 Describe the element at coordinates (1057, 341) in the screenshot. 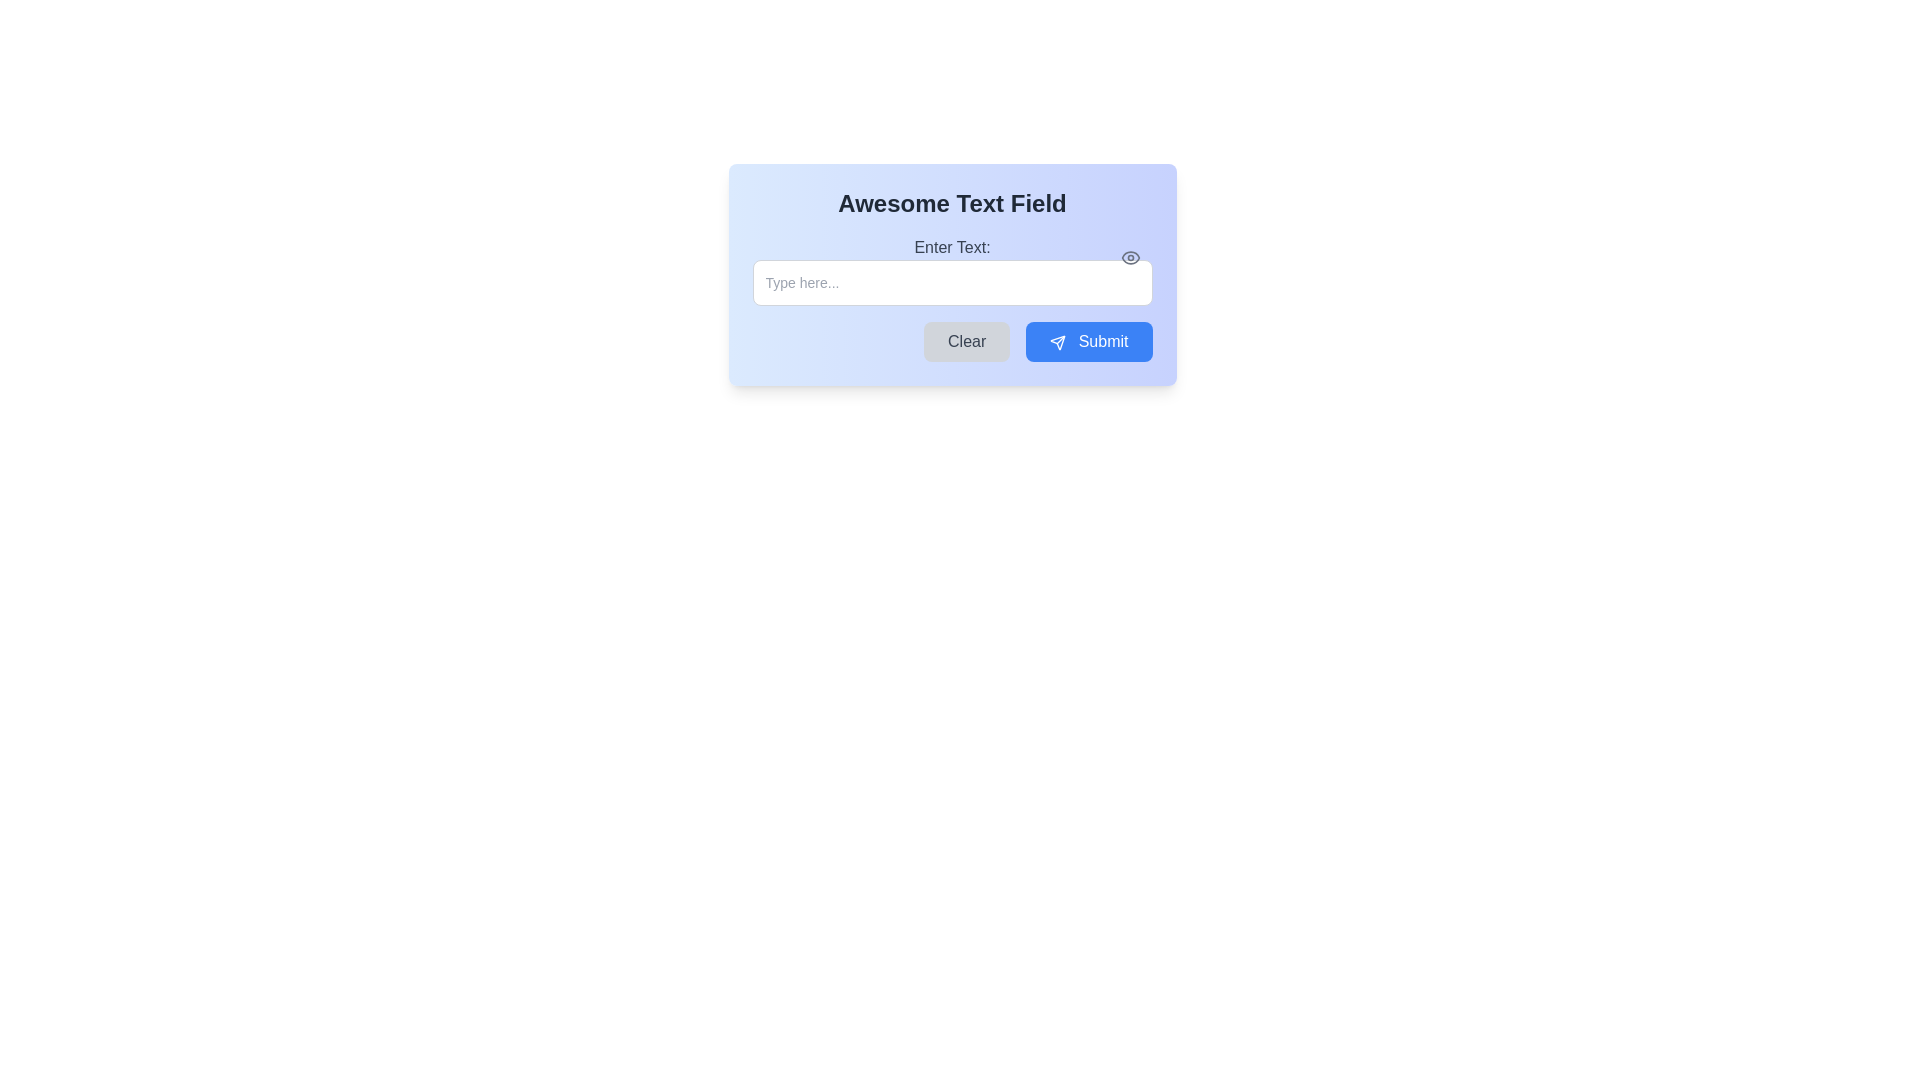

I see `the 'Submit' button that contains a small triangular paper plane icon, located at the bottom right of the interactive card` at that location.